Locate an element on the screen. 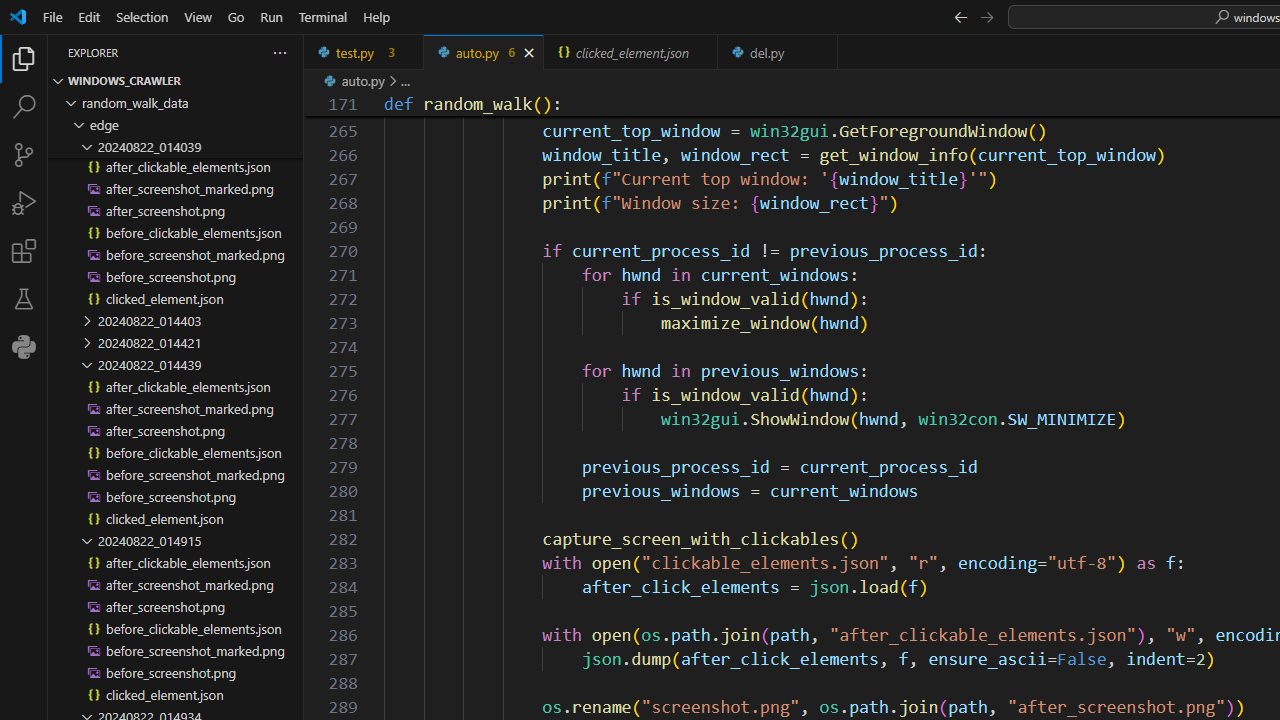 The image size is (1280, 720). 'Go Back (Alt+LeftArrow)' is located at coordinates (960, 16).